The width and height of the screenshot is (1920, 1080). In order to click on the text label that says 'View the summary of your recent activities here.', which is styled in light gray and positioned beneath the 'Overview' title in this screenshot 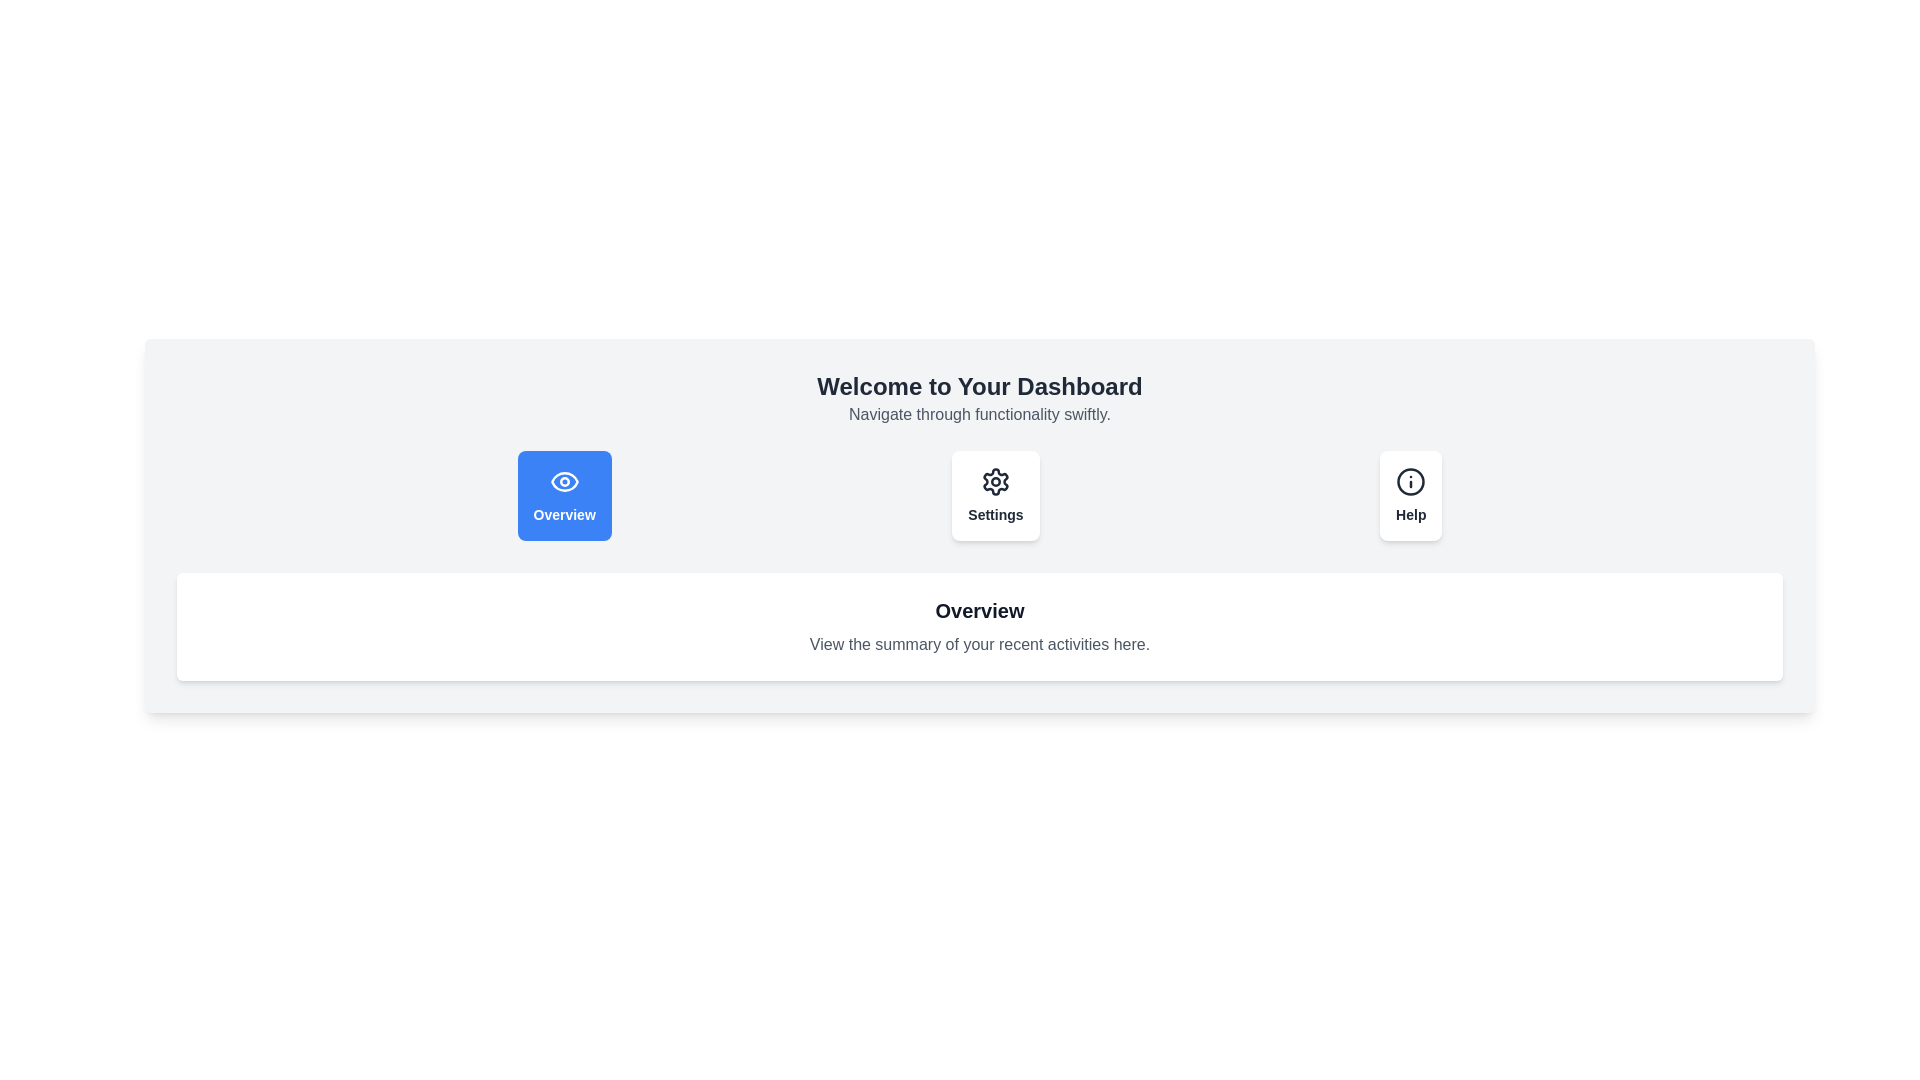, I will do `click(979, 644)`.